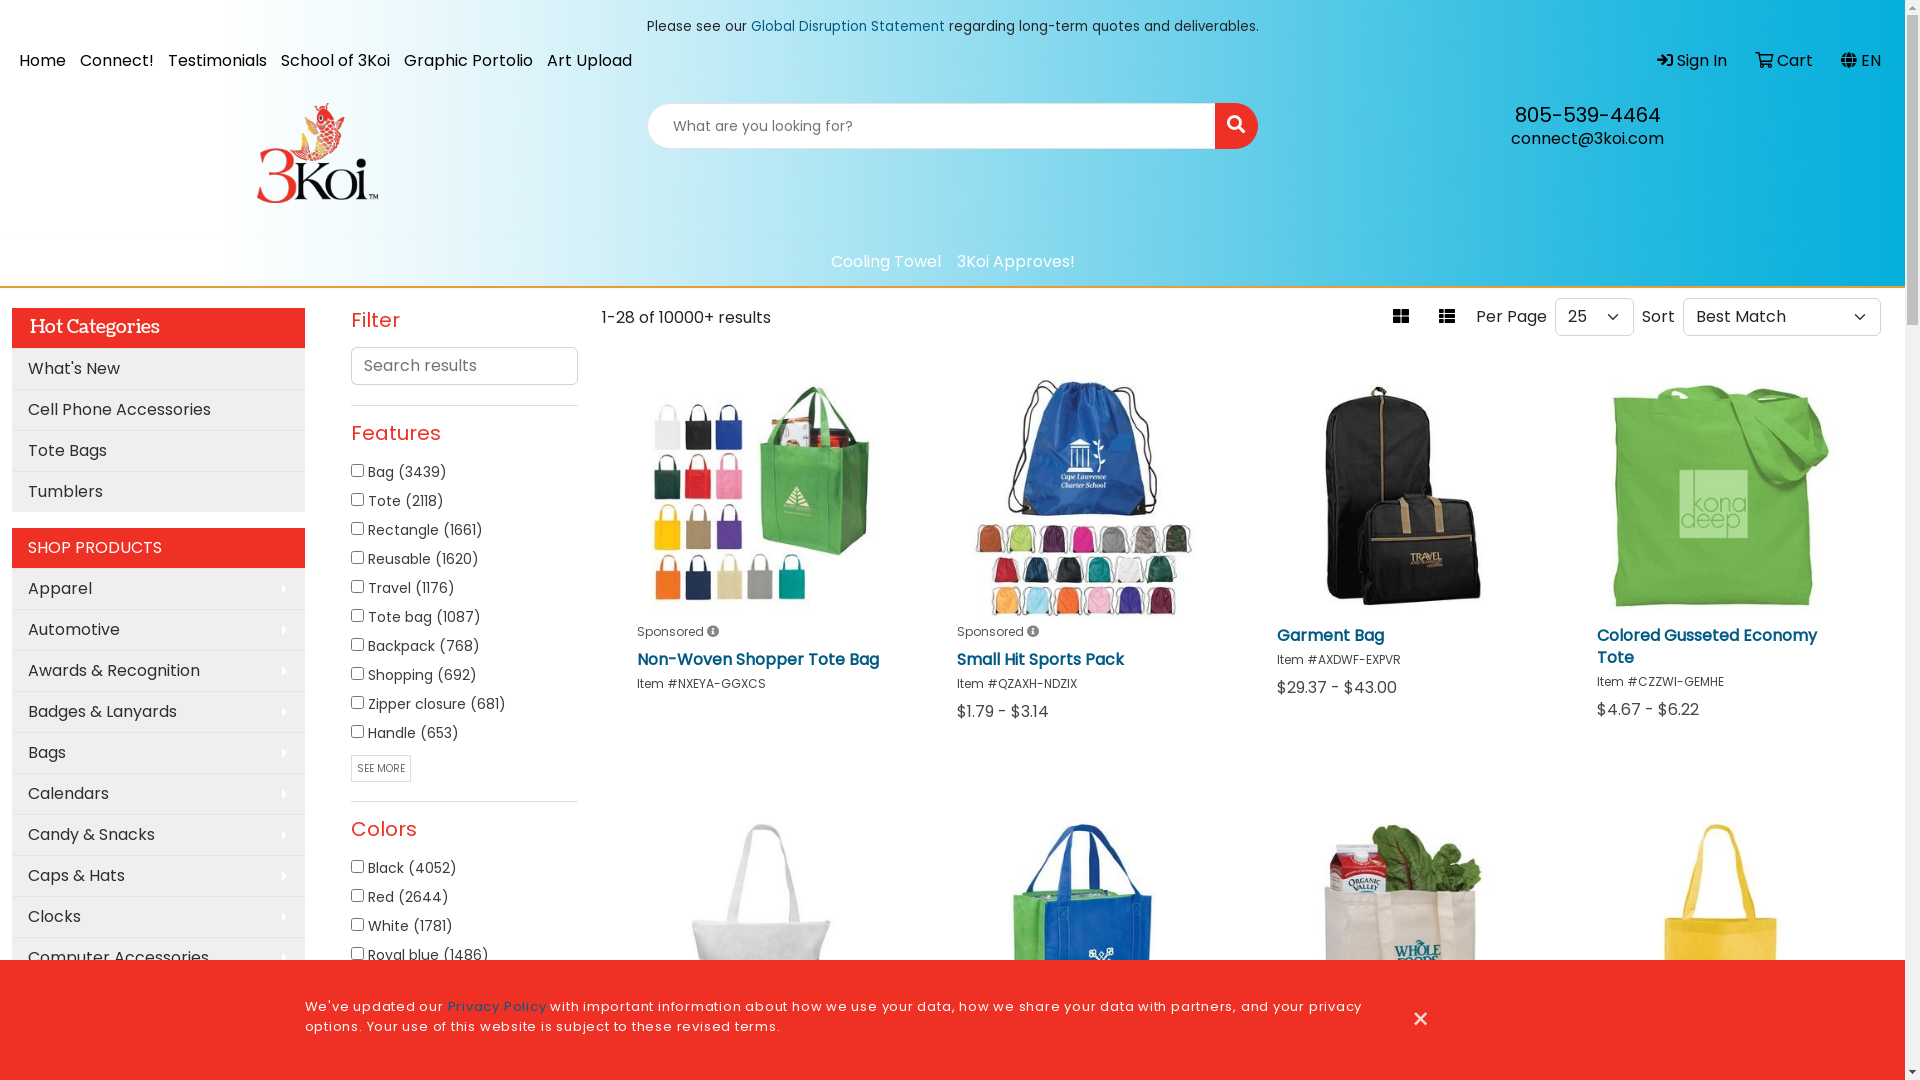 The height and width of the screenshot is (1080, 1920). What do you see at coordinates (467, 60) in the screenshot?
I see `'Graphic Portolio'` at bounding box center [467, 60].